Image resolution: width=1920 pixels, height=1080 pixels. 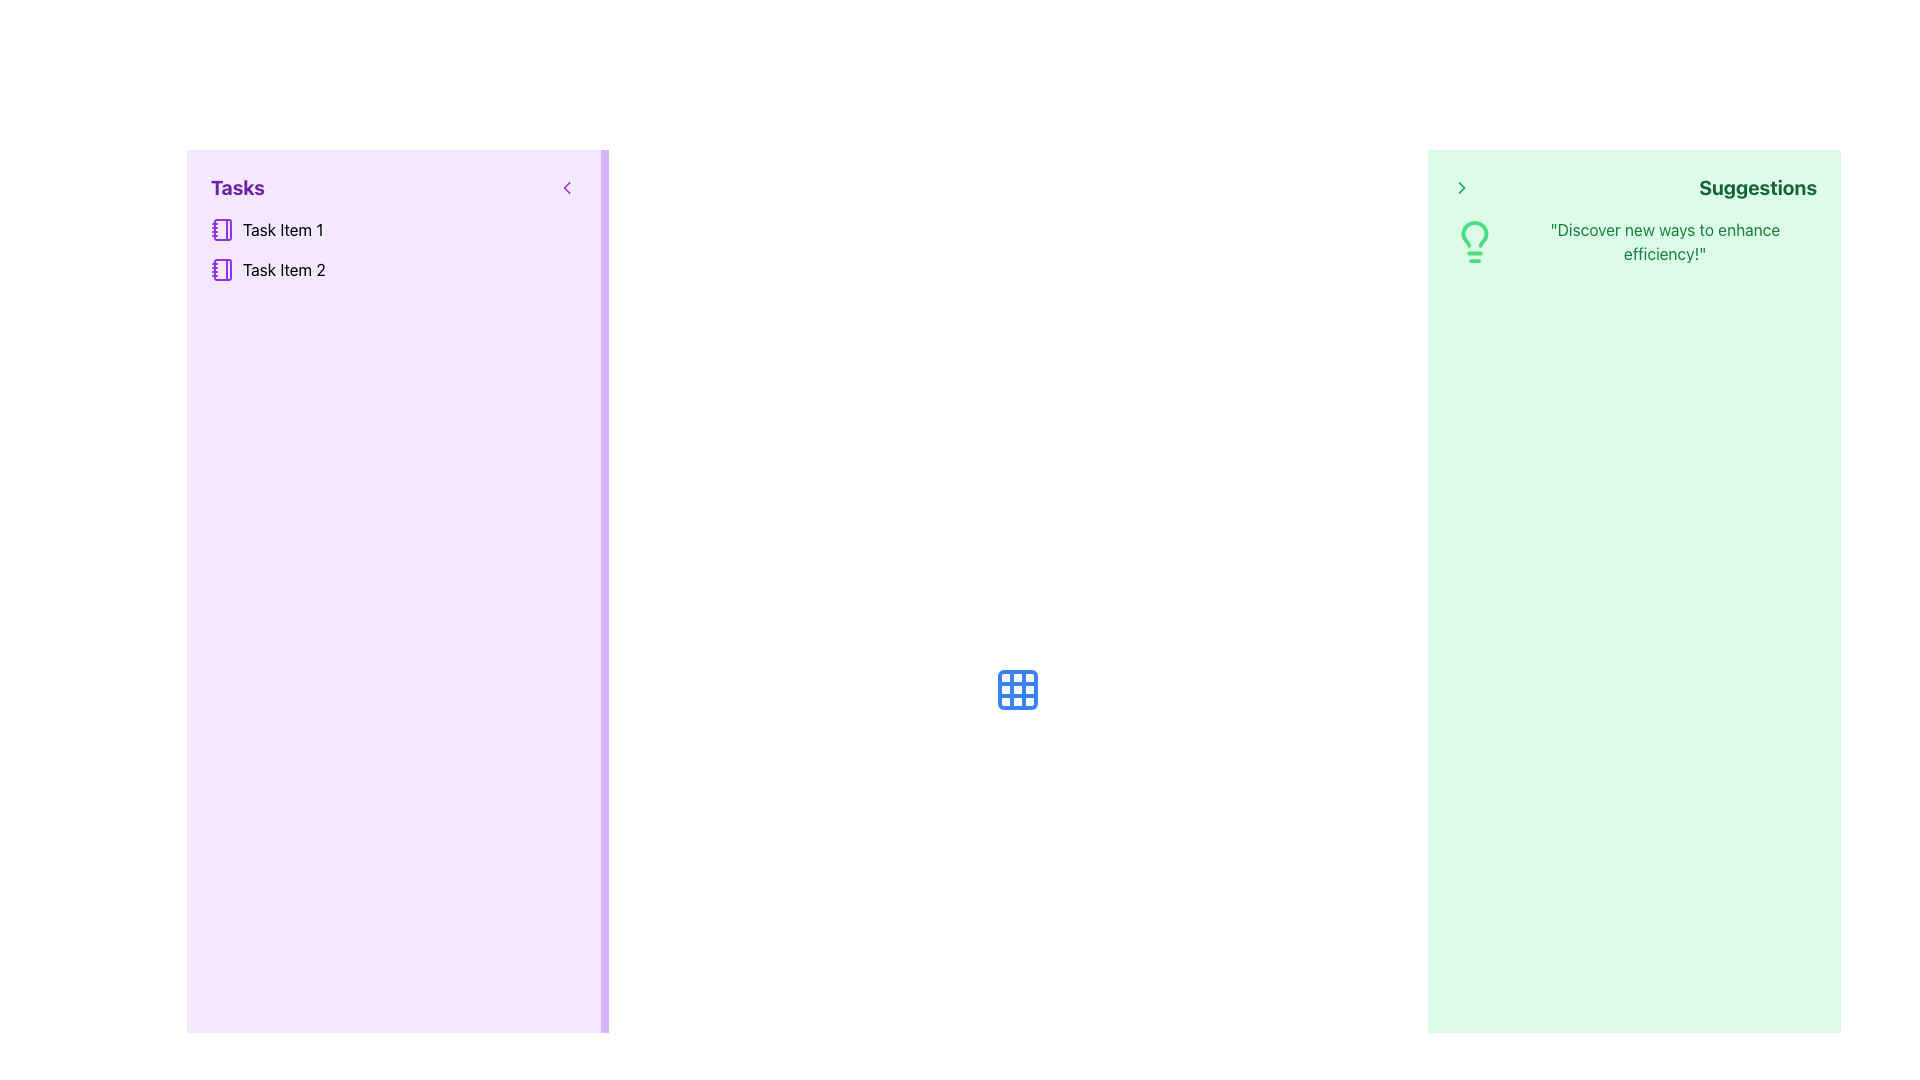 I want to click on the text element providing informative or motivational content located in the 'Suggestions' section, aligned to the right of a green lightbulb icon, so click(x=1665, y=241).